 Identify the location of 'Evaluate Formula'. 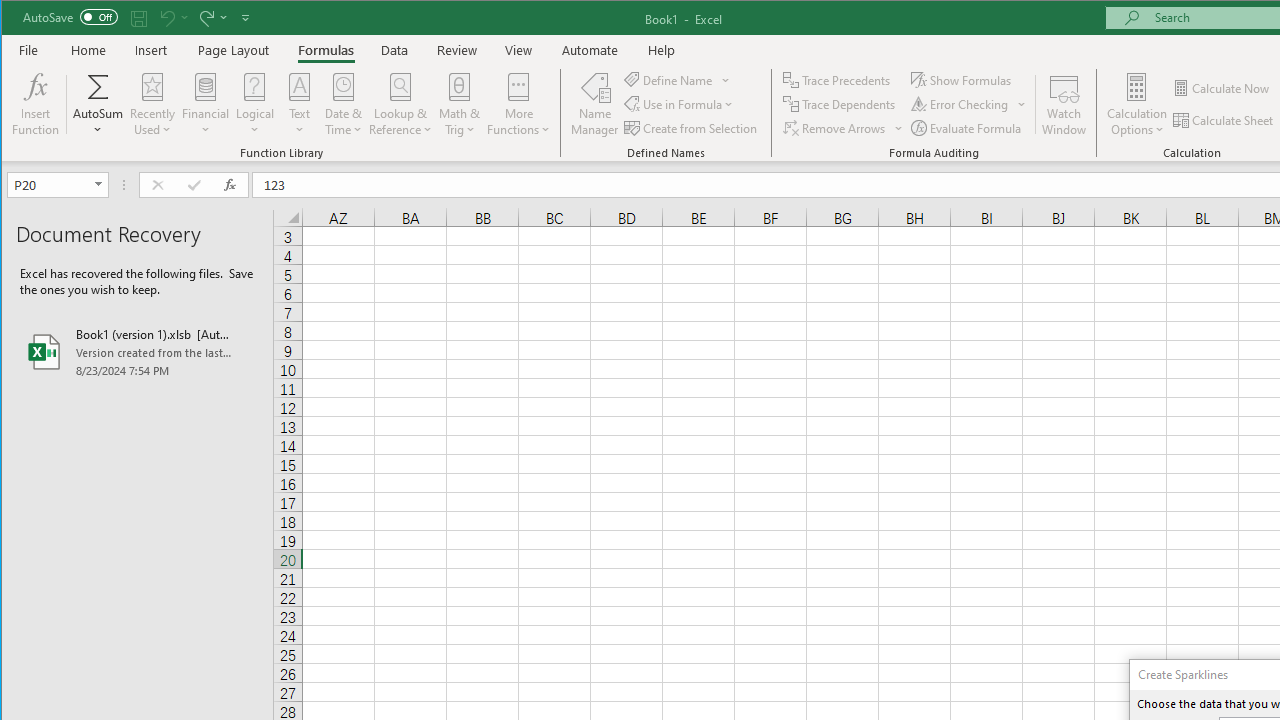
(967, 128).